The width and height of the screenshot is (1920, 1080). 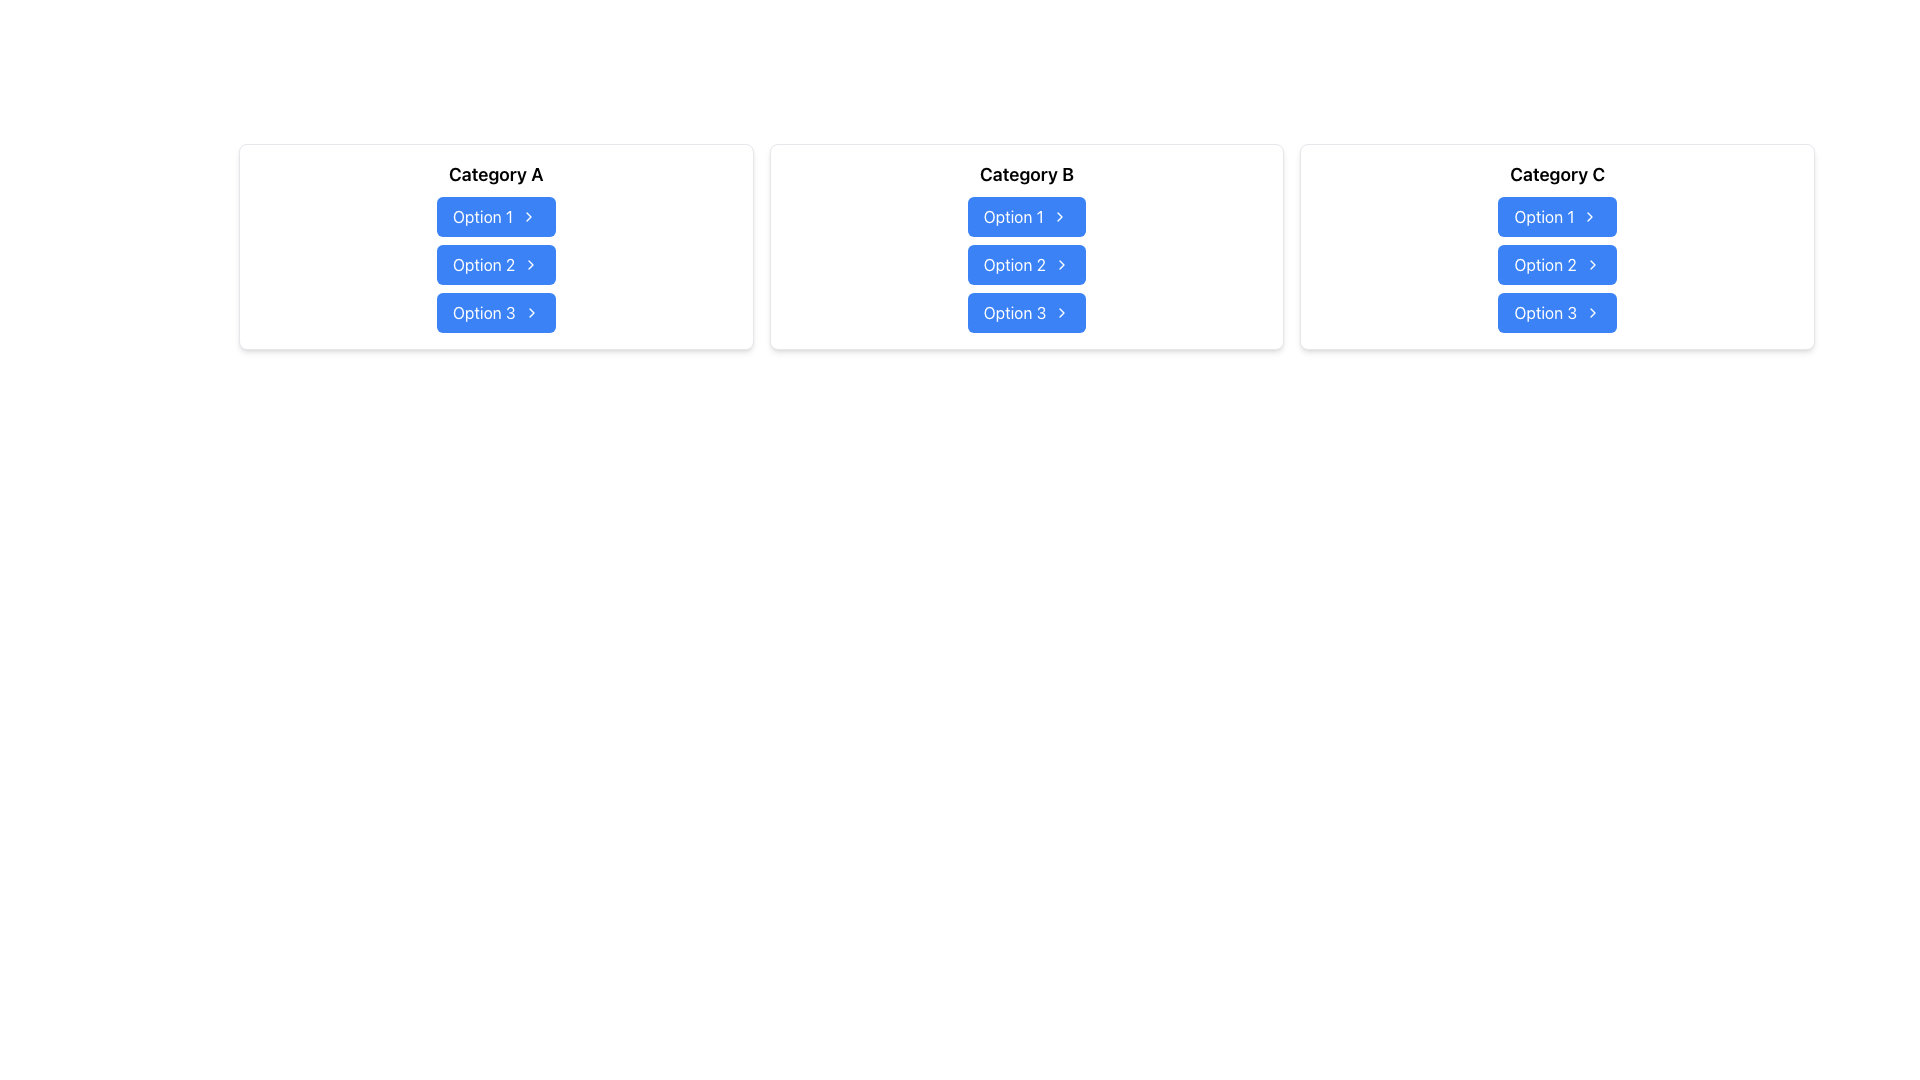 I want to click on each button in the Vertical Button Group located under the heading 'Category B', so click(x=1027, y=264).